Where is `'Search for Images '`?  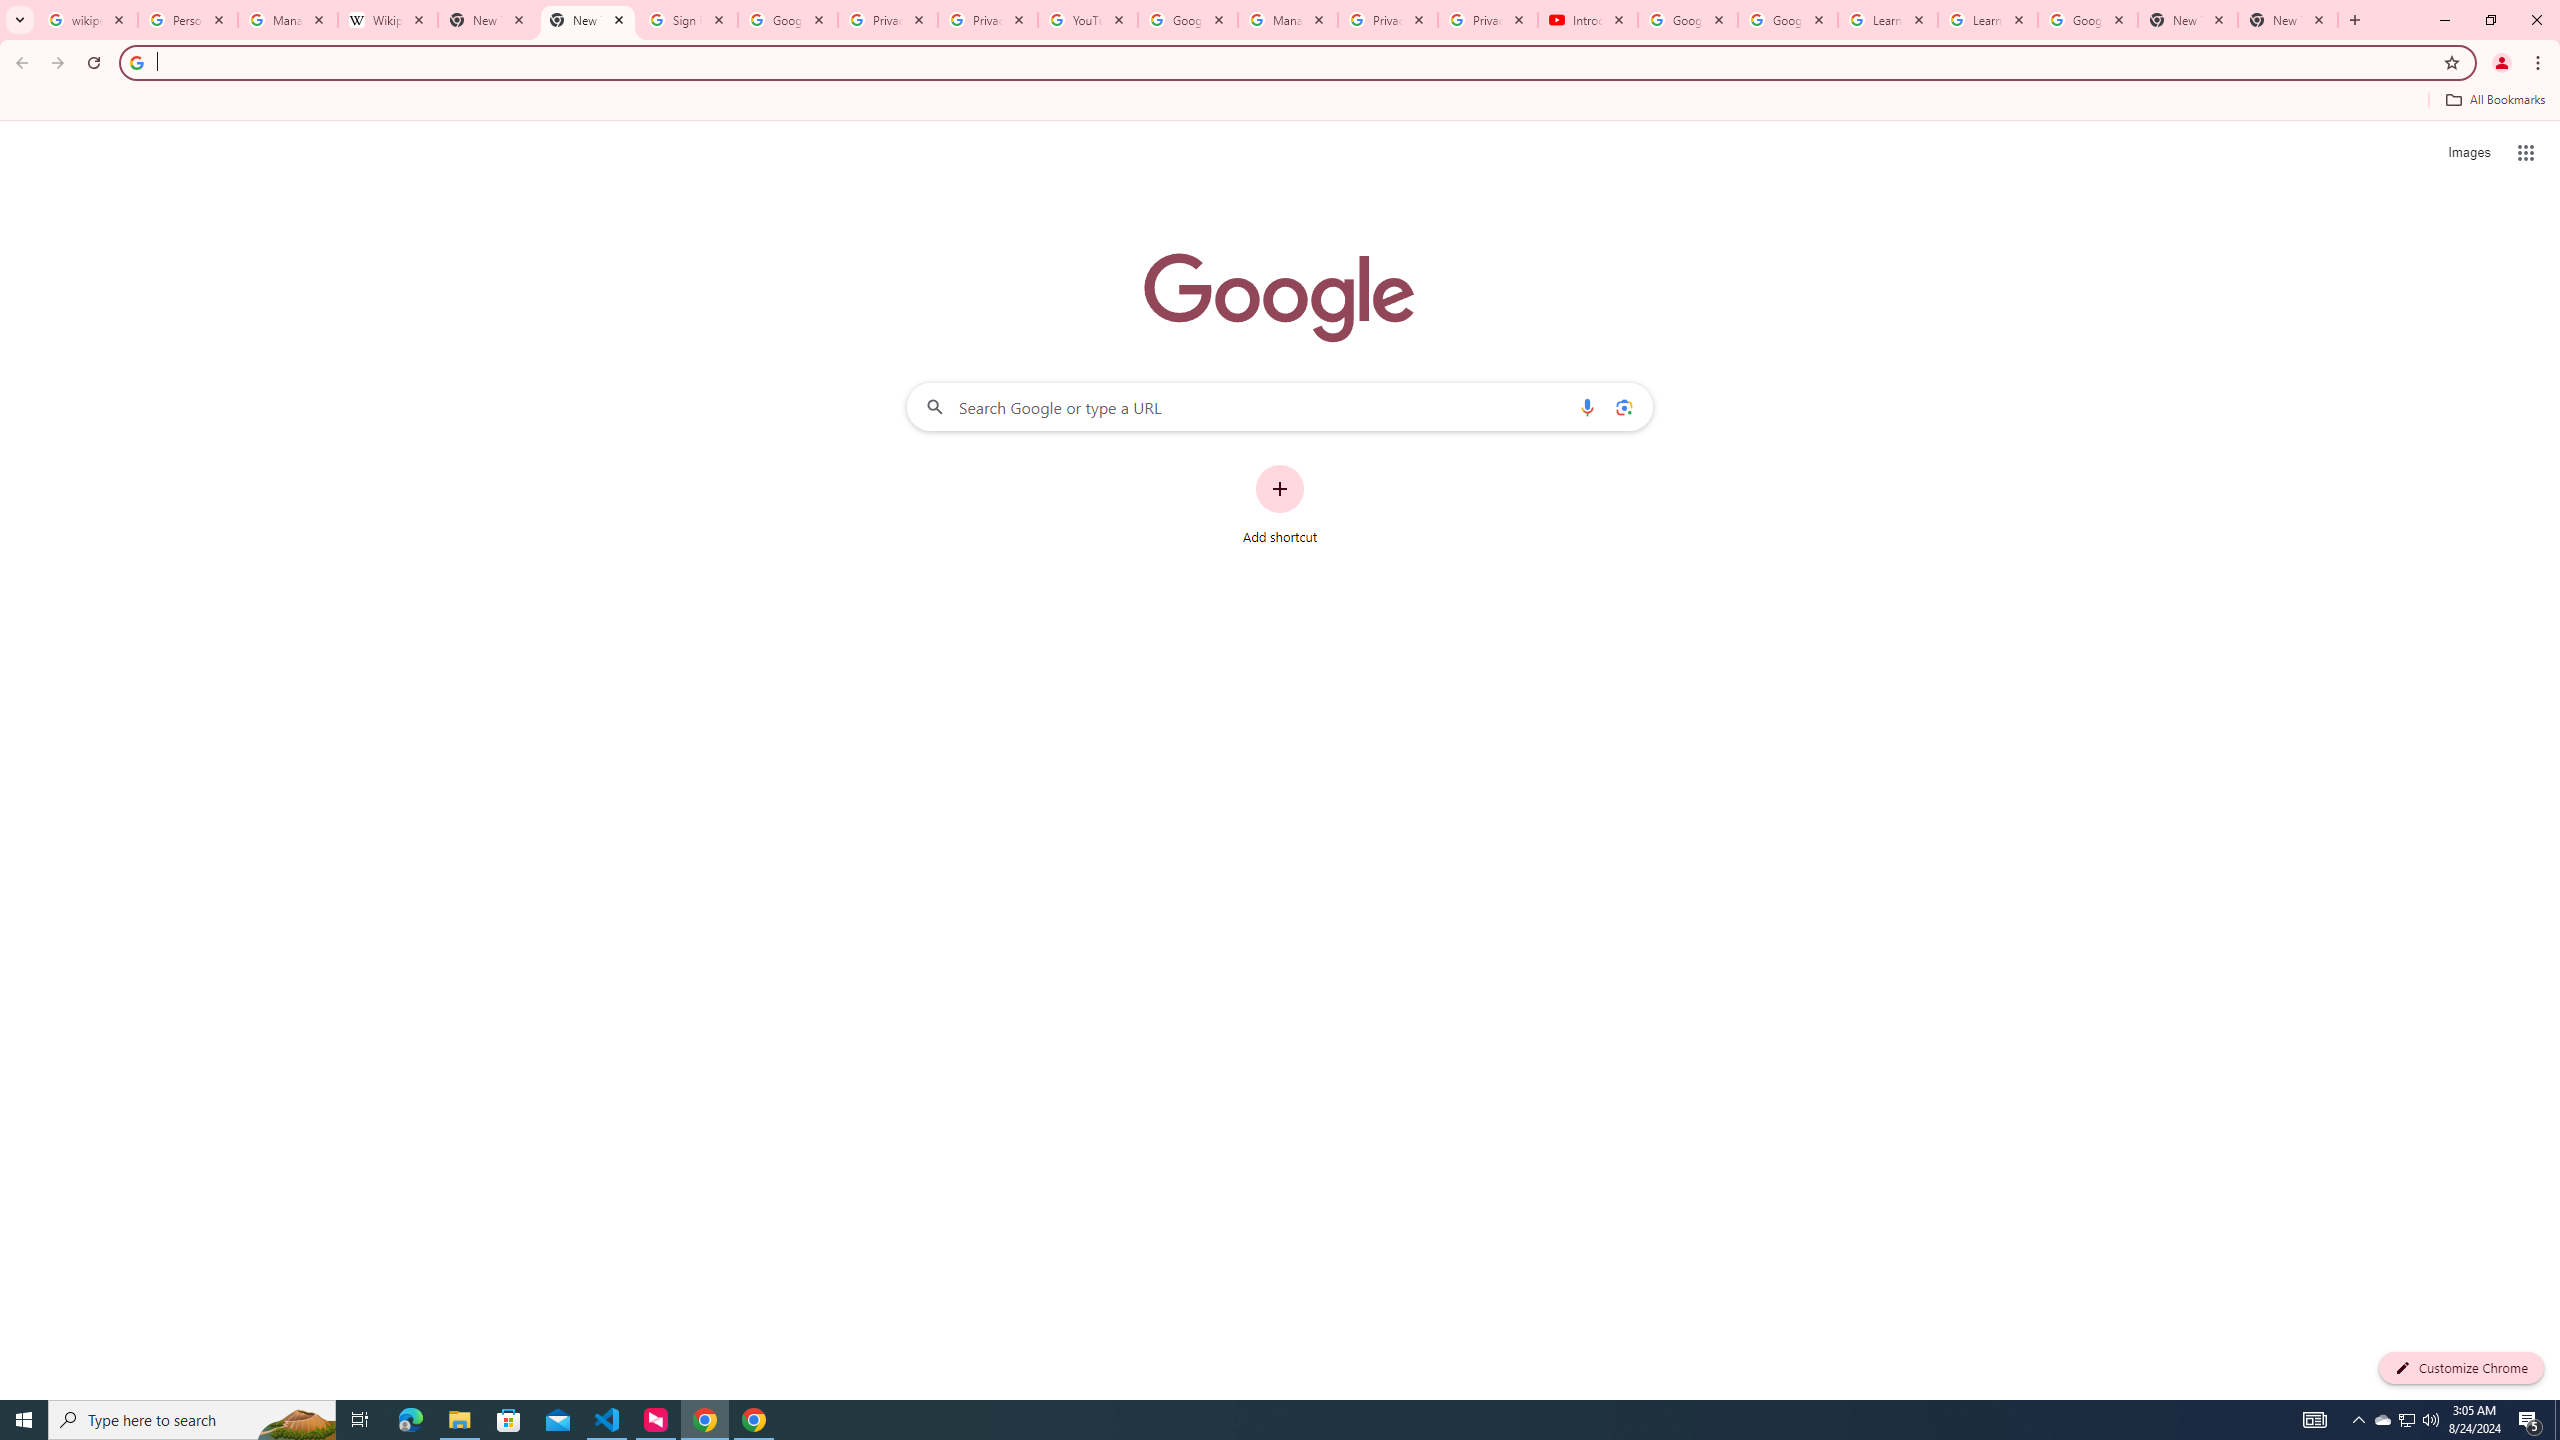 'Search for Images ' is located at coordinates (2469, 153).